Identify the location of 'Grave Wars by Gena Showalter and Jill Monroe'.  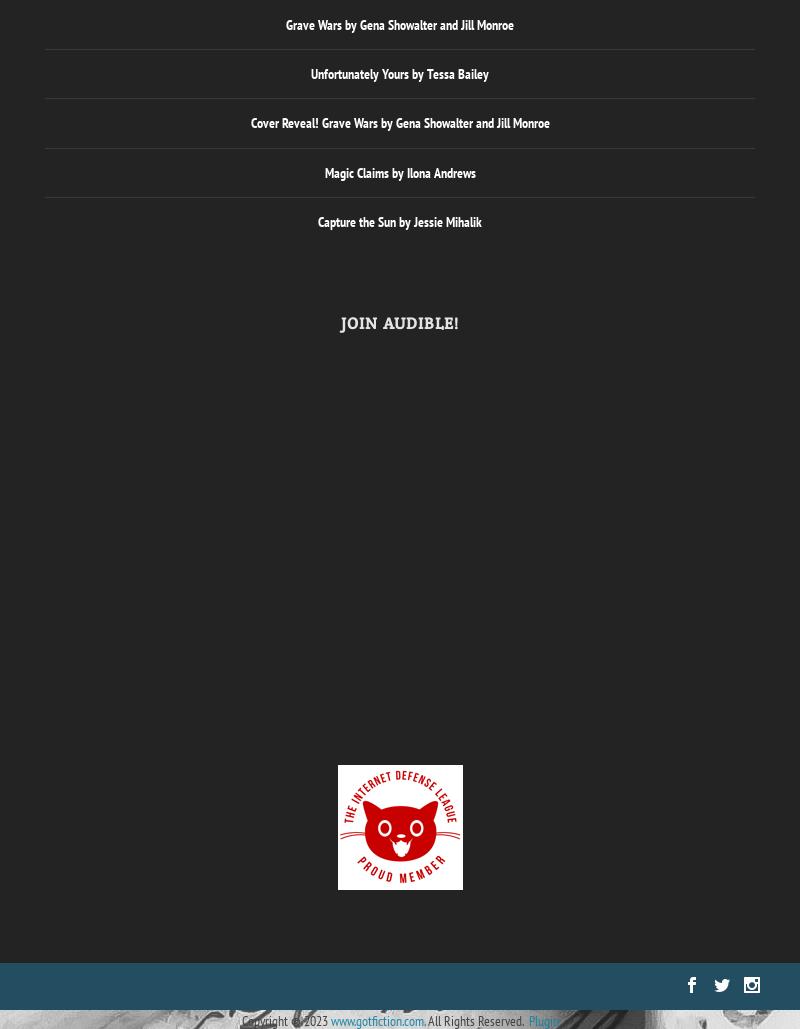
(400, 25).